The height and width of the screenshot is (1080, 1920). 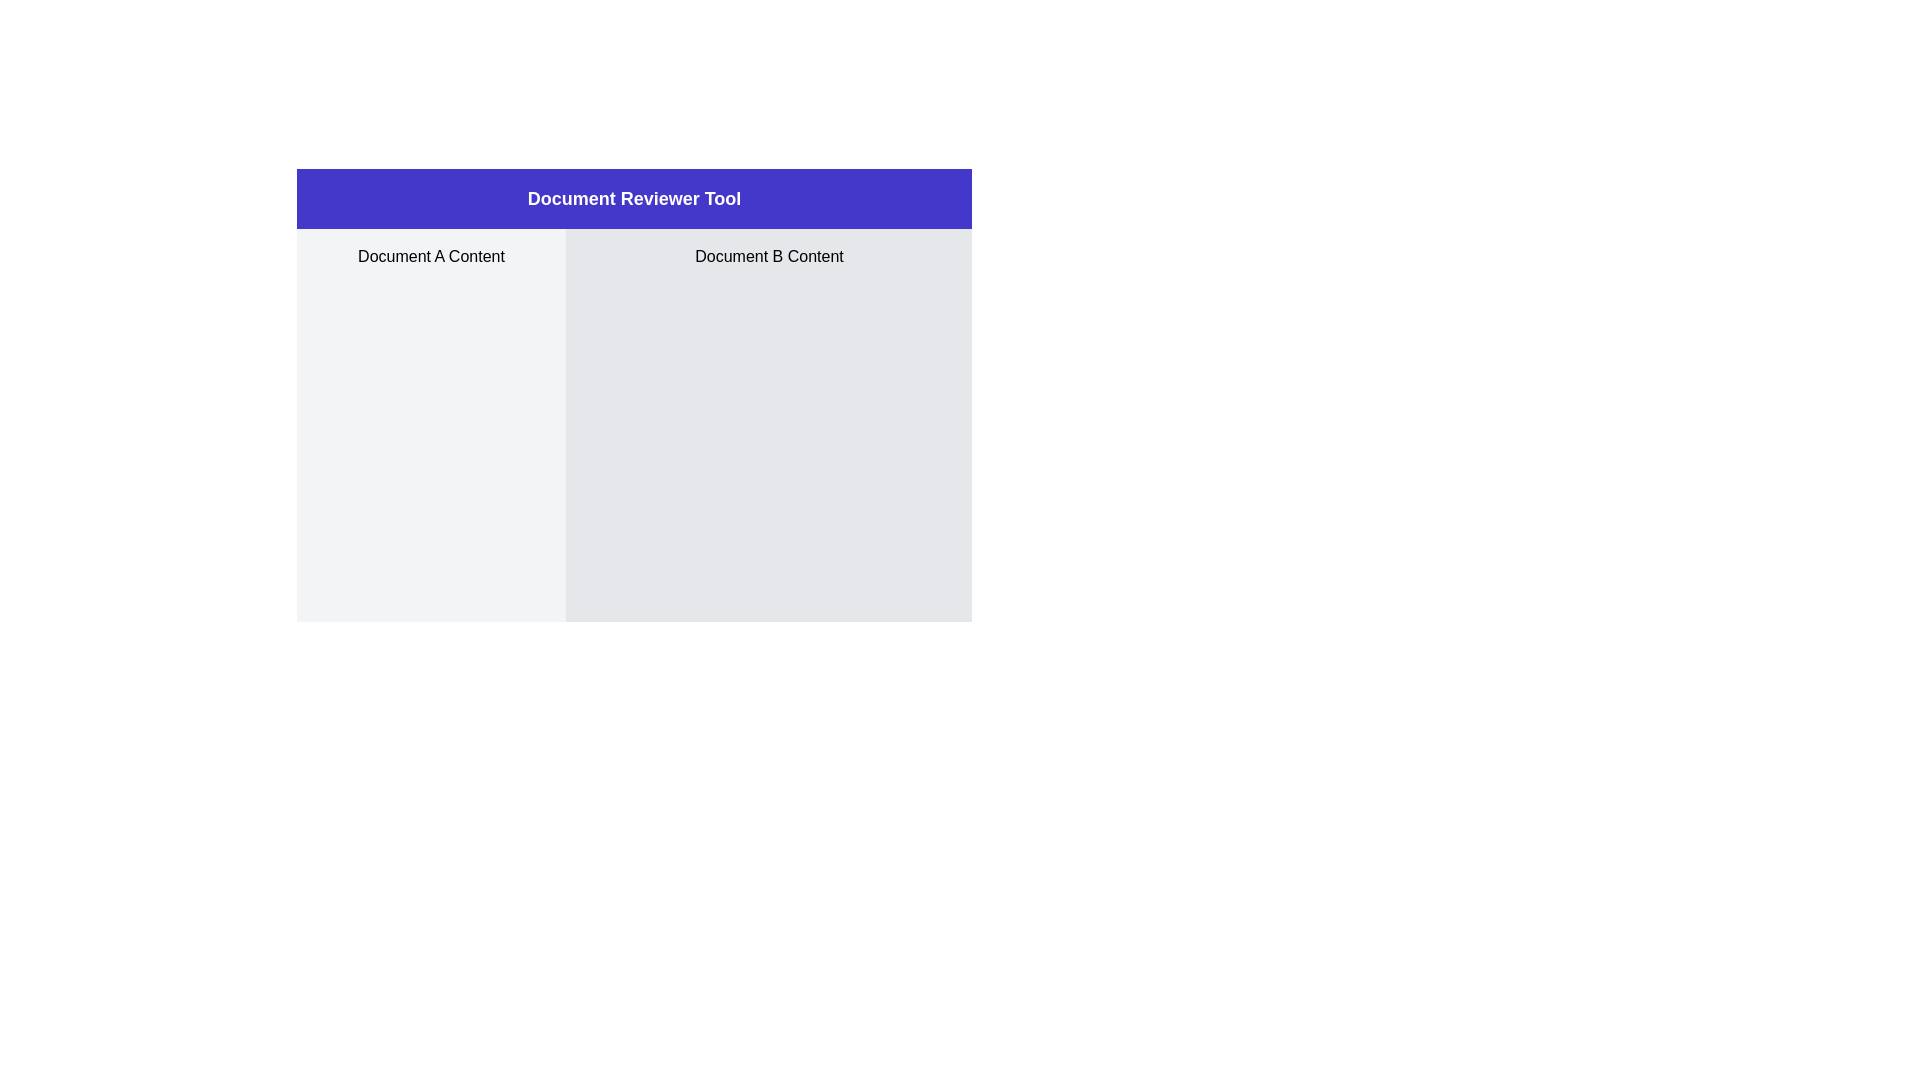 What do you see at coordinates (633, 199) in the screenshot?
I see `the text label that serves as the title or header for the interface, providing context or branding for the application, positioned at the topmost part of the layout` at bounding box center [633, 199].